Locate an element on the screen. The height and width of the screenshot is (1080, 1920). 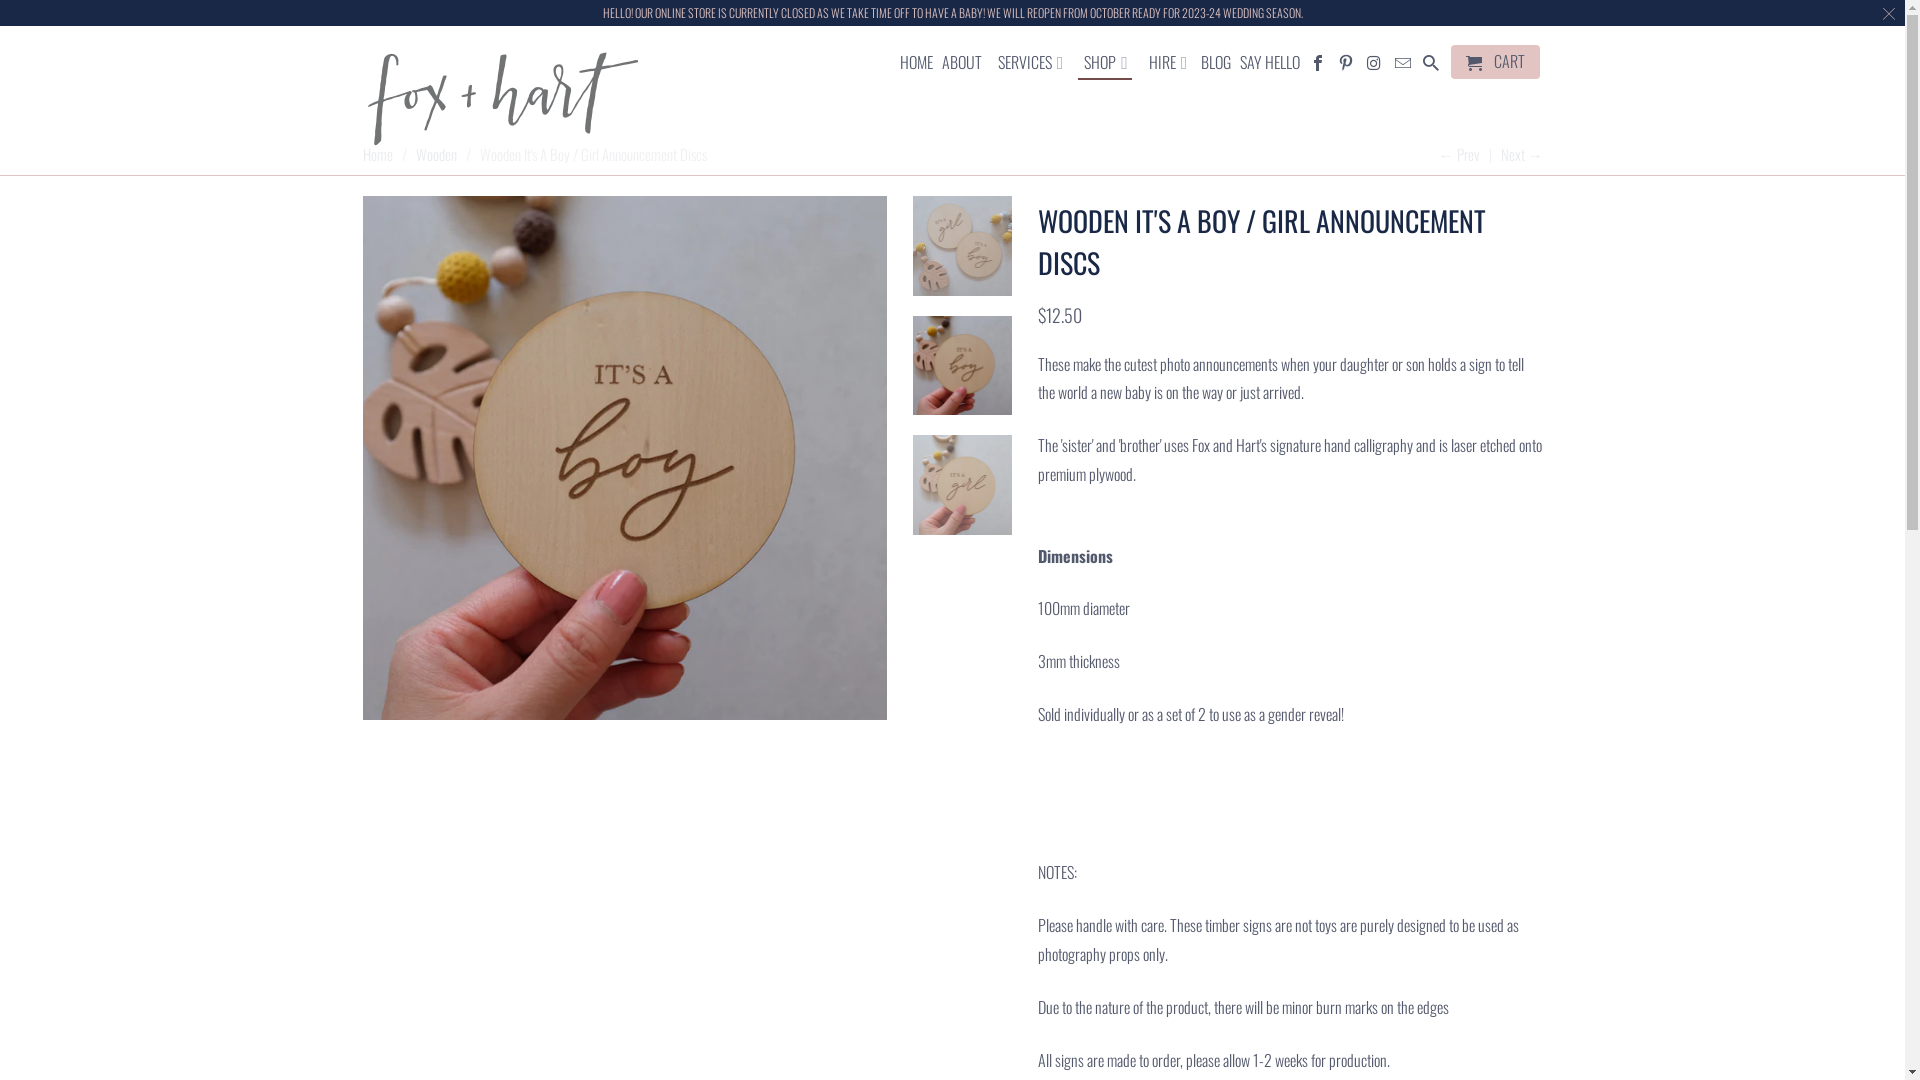
'Search' is located at coordinates (1431, 64).